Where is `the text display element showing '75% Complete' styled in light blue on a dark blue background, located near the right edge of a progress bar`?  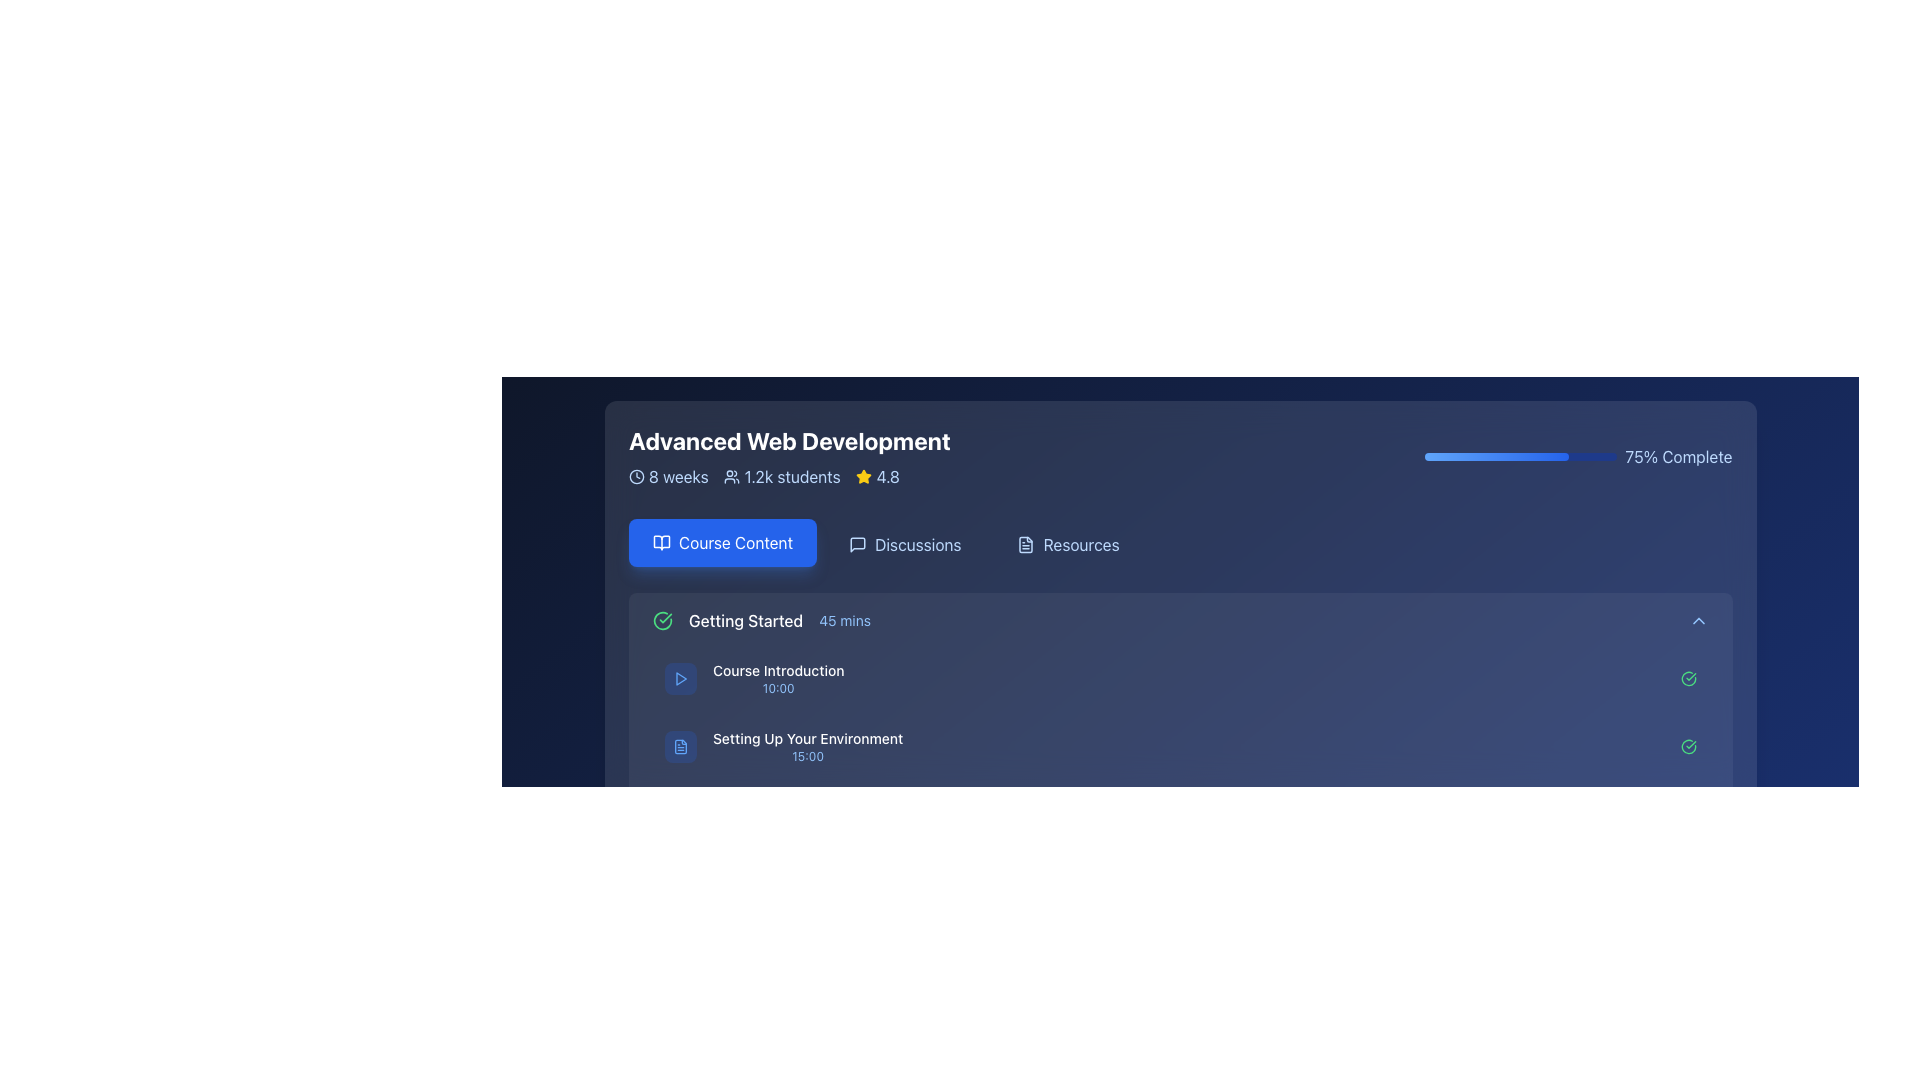
the text display element showing '75% Complete' styled in light blue on a dark blue background, located near the right edge of a progress bar is located at coordinates (1679, 456).